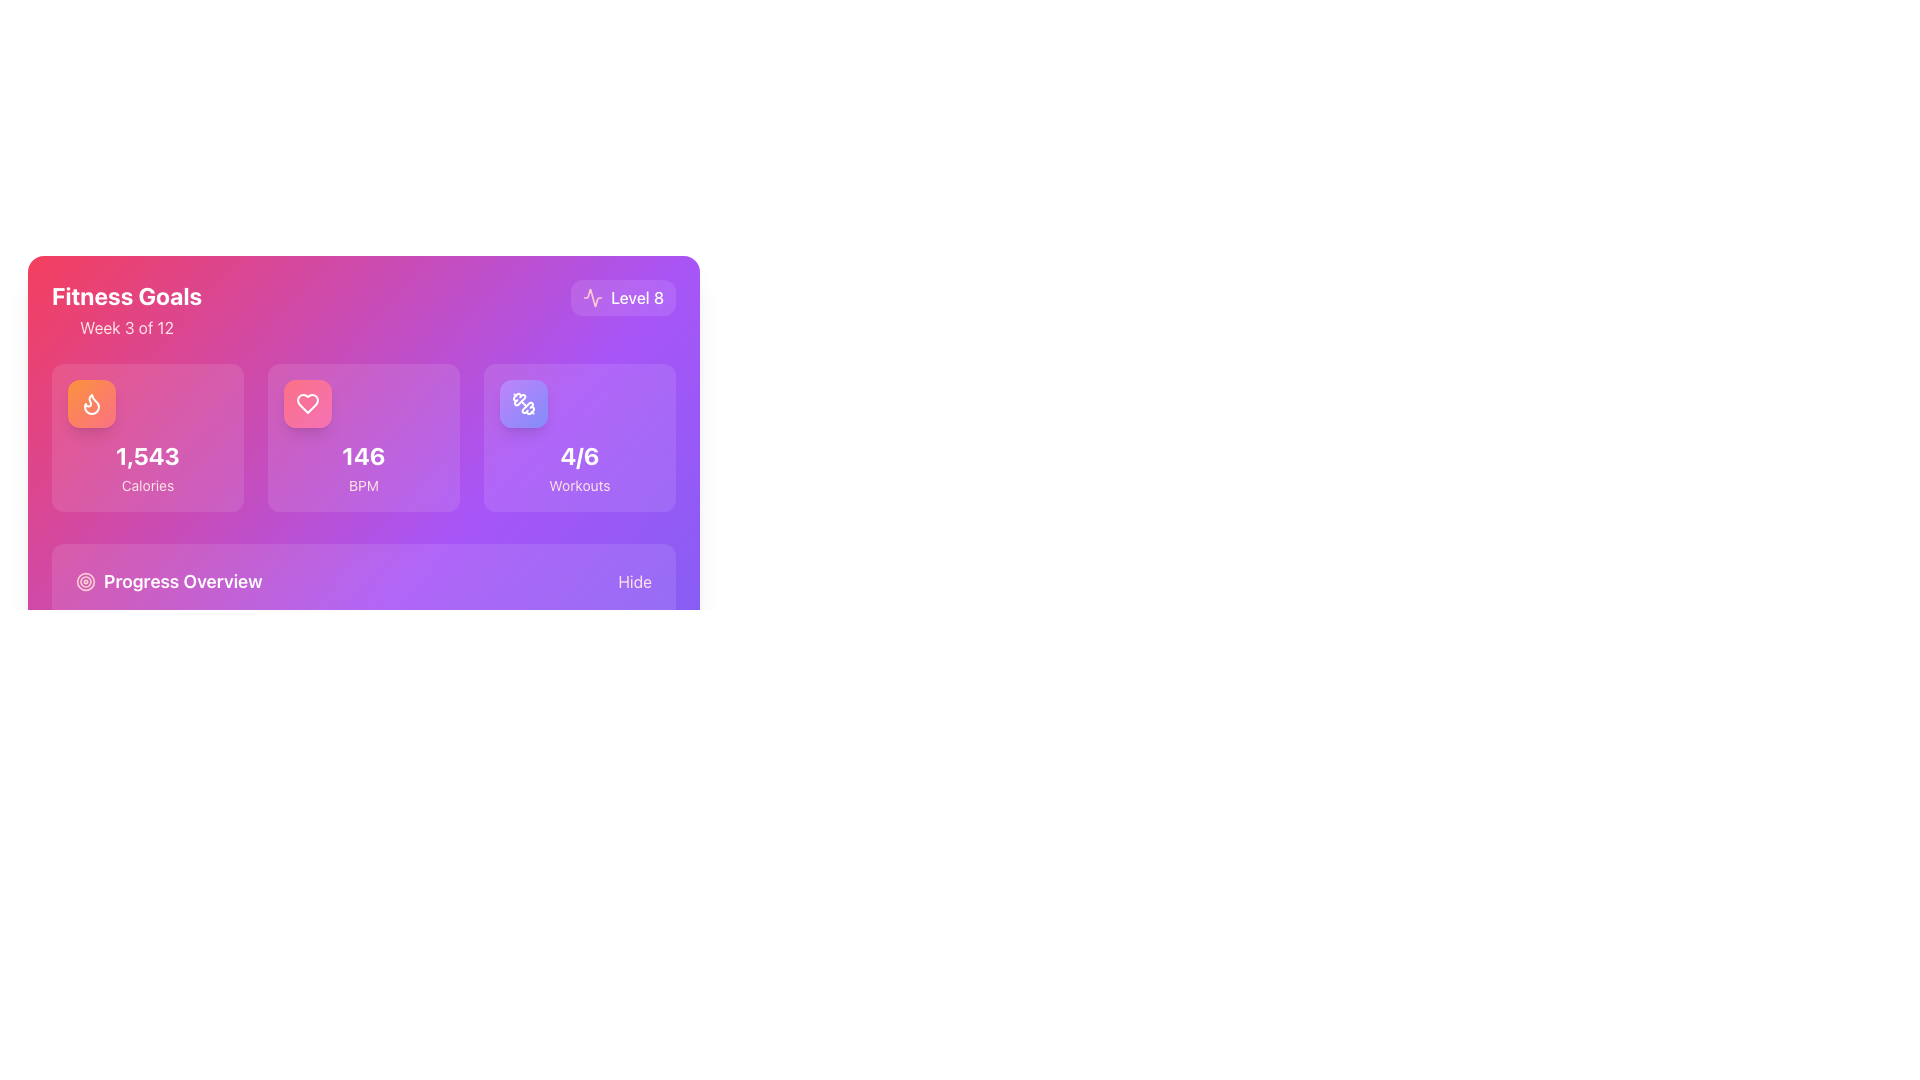 The image size is (1920, 1080). Describe the element at coordinates (592, 297) in the screenshot. I see `the fitness icon located to the left of the 'Level 8' text within the upper-right corner of the user's fitness goals card` at that location.